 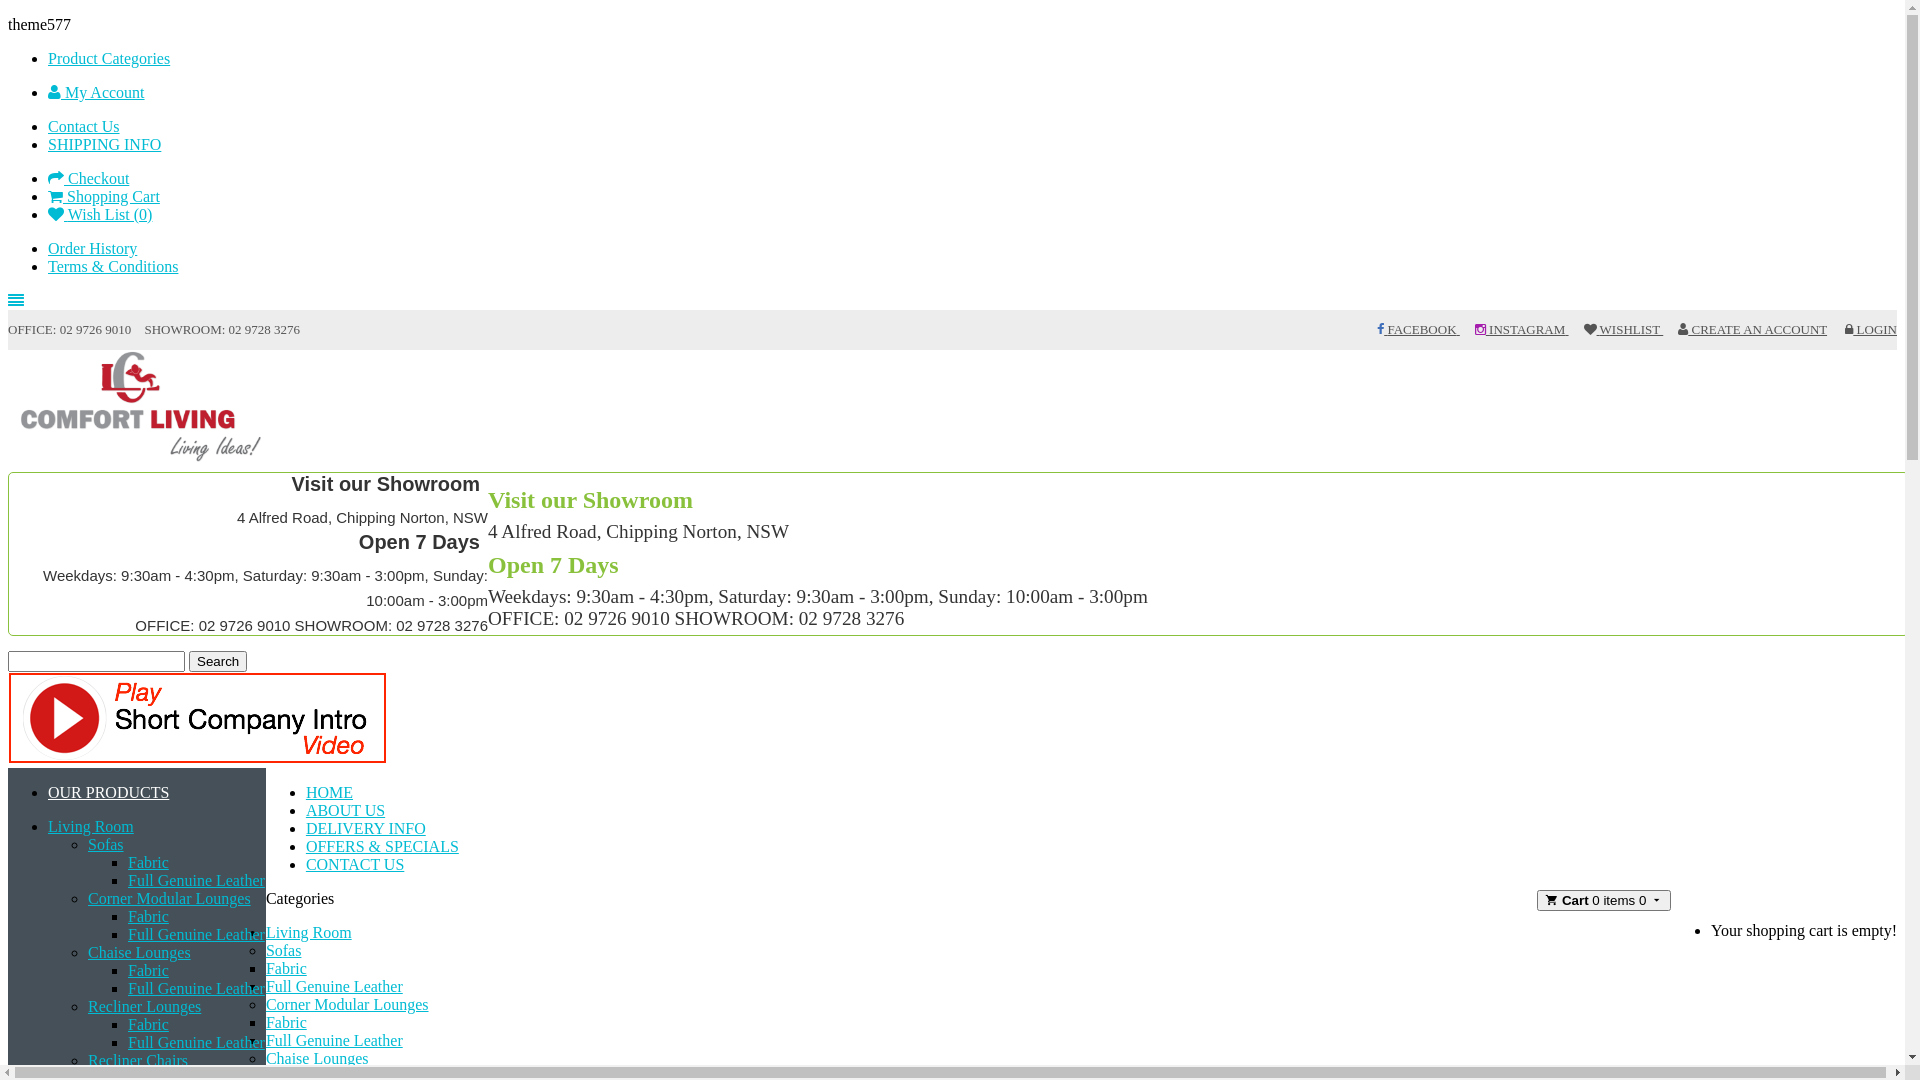 I want to click on 'Terms & Conditions', so click(x=112, y=265).